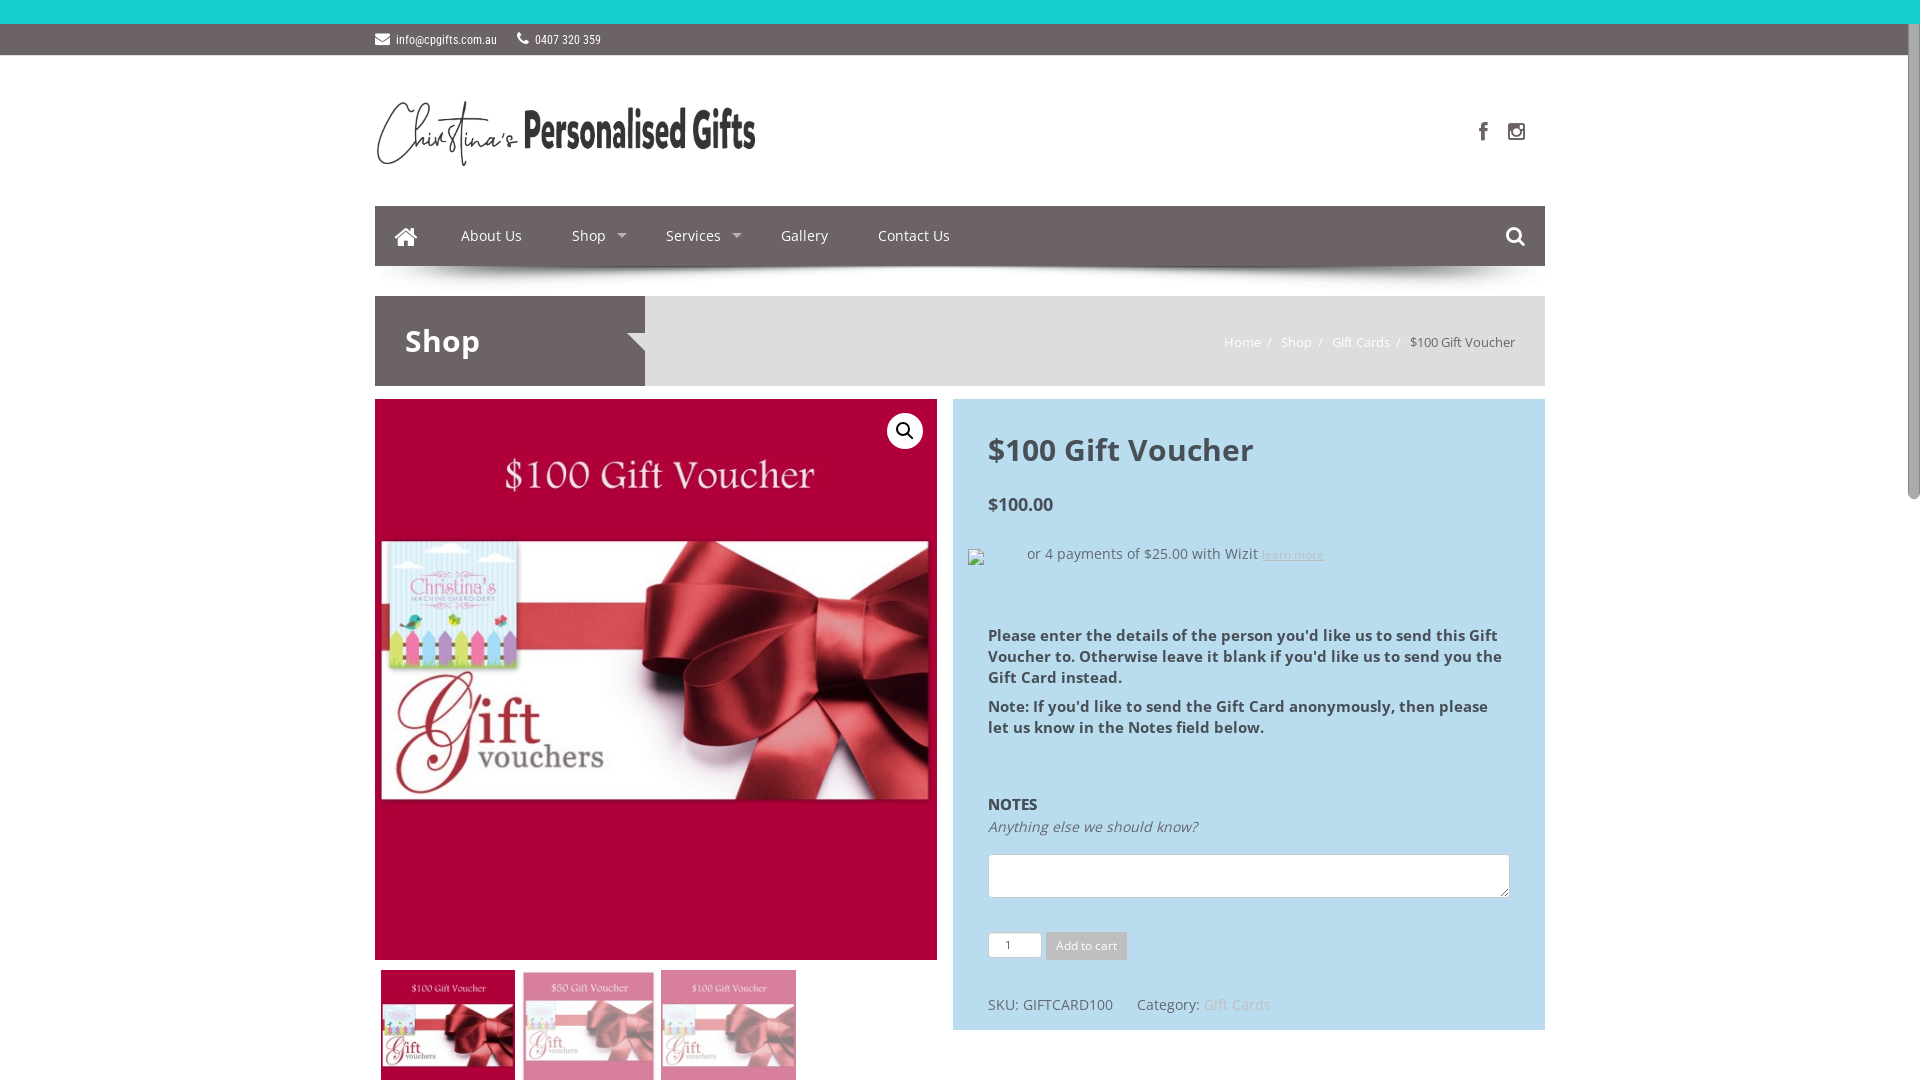  I want to click on 'learn more', so click(1292, 554).